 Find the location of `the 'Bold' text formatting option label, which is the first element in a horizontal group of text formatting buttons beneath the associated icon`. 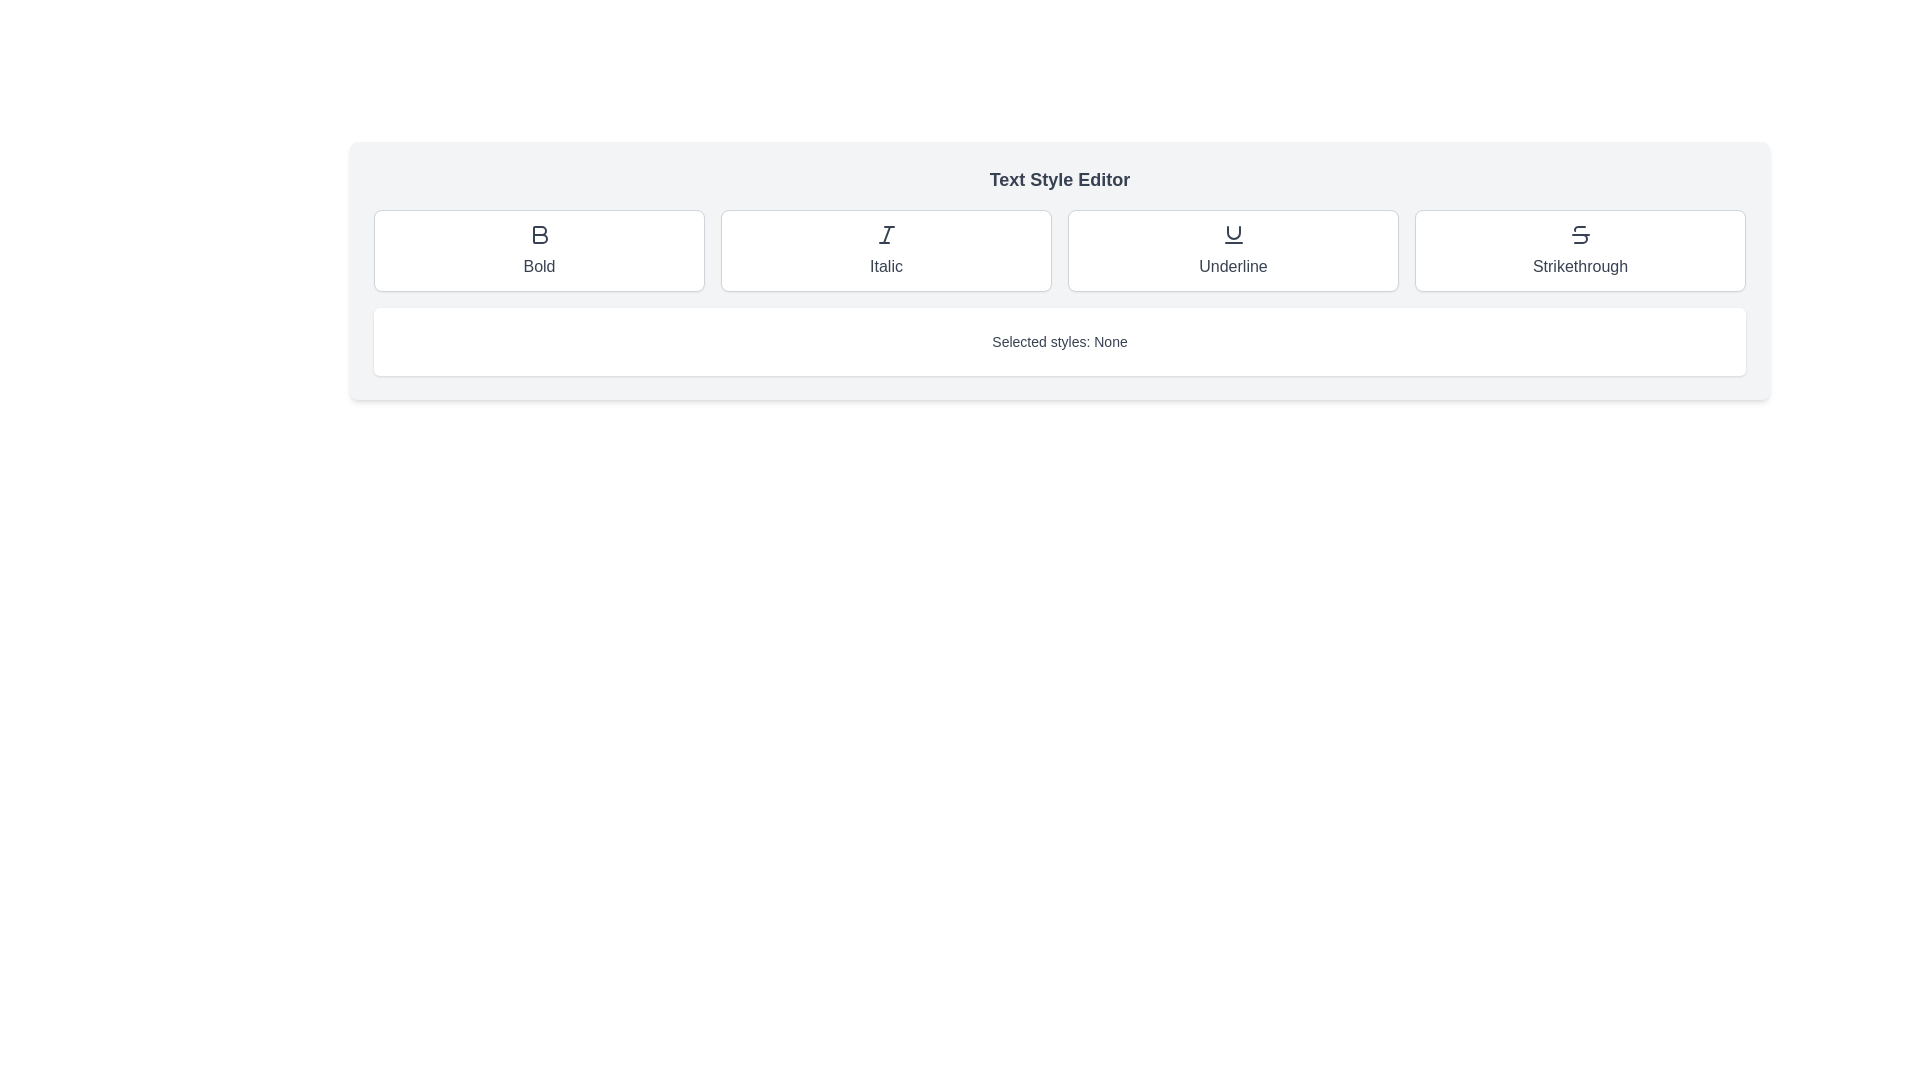

the 'Bold' text formatting option label, which is the first element in a horizontal group of text formatting buttons beneath the associated icon is located at coordinates (539, 265).